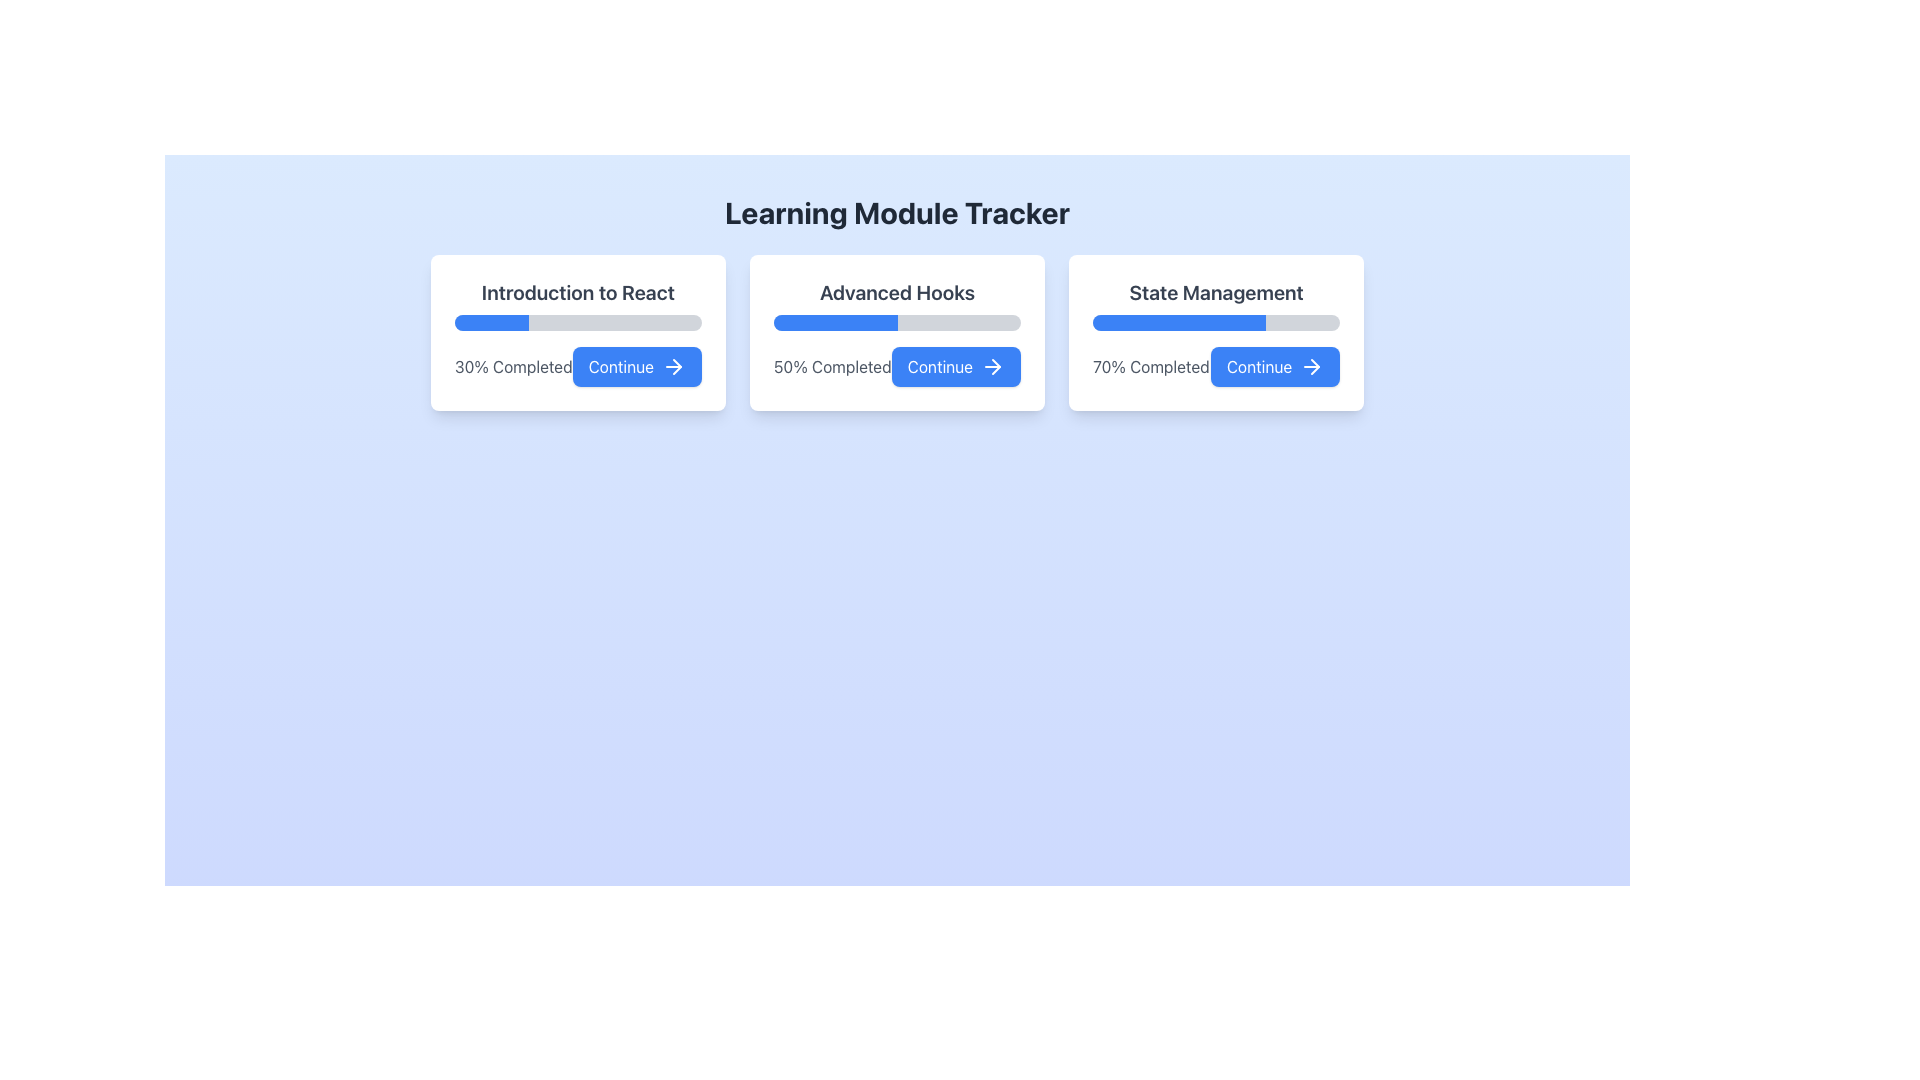  What do you see at coordinates (673, 366) in the screenshot?
I see `the icon that symbolizes progression, positioned inside the 'Continue' button, to the right of the 'Continue' text` at bounding box center [673, 366].